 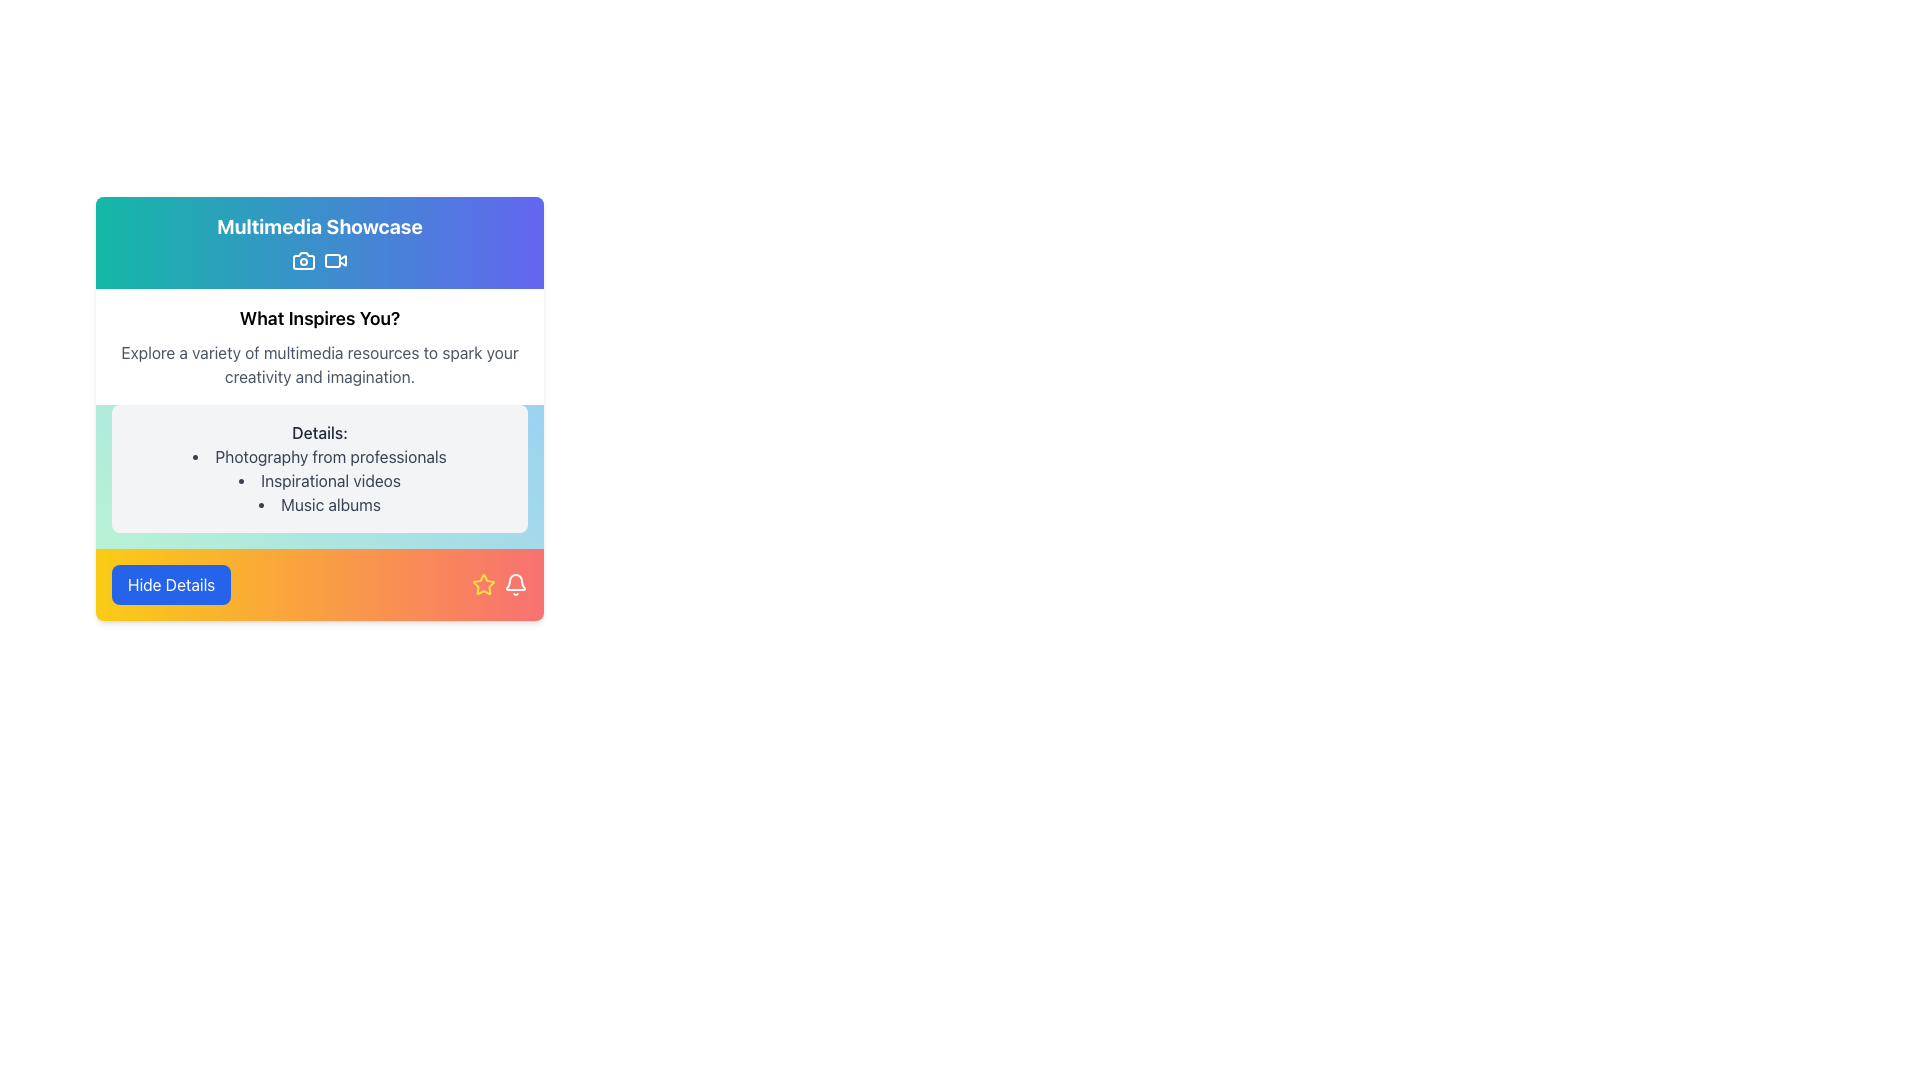 What do you see at coordinates (515, 585) in the screenshot?
I see `the Icon button located at the bottom of the card, which is the last interactive element in a row and positioned to the right of the yellow star-shaped button` at bounding box center [515, 585].